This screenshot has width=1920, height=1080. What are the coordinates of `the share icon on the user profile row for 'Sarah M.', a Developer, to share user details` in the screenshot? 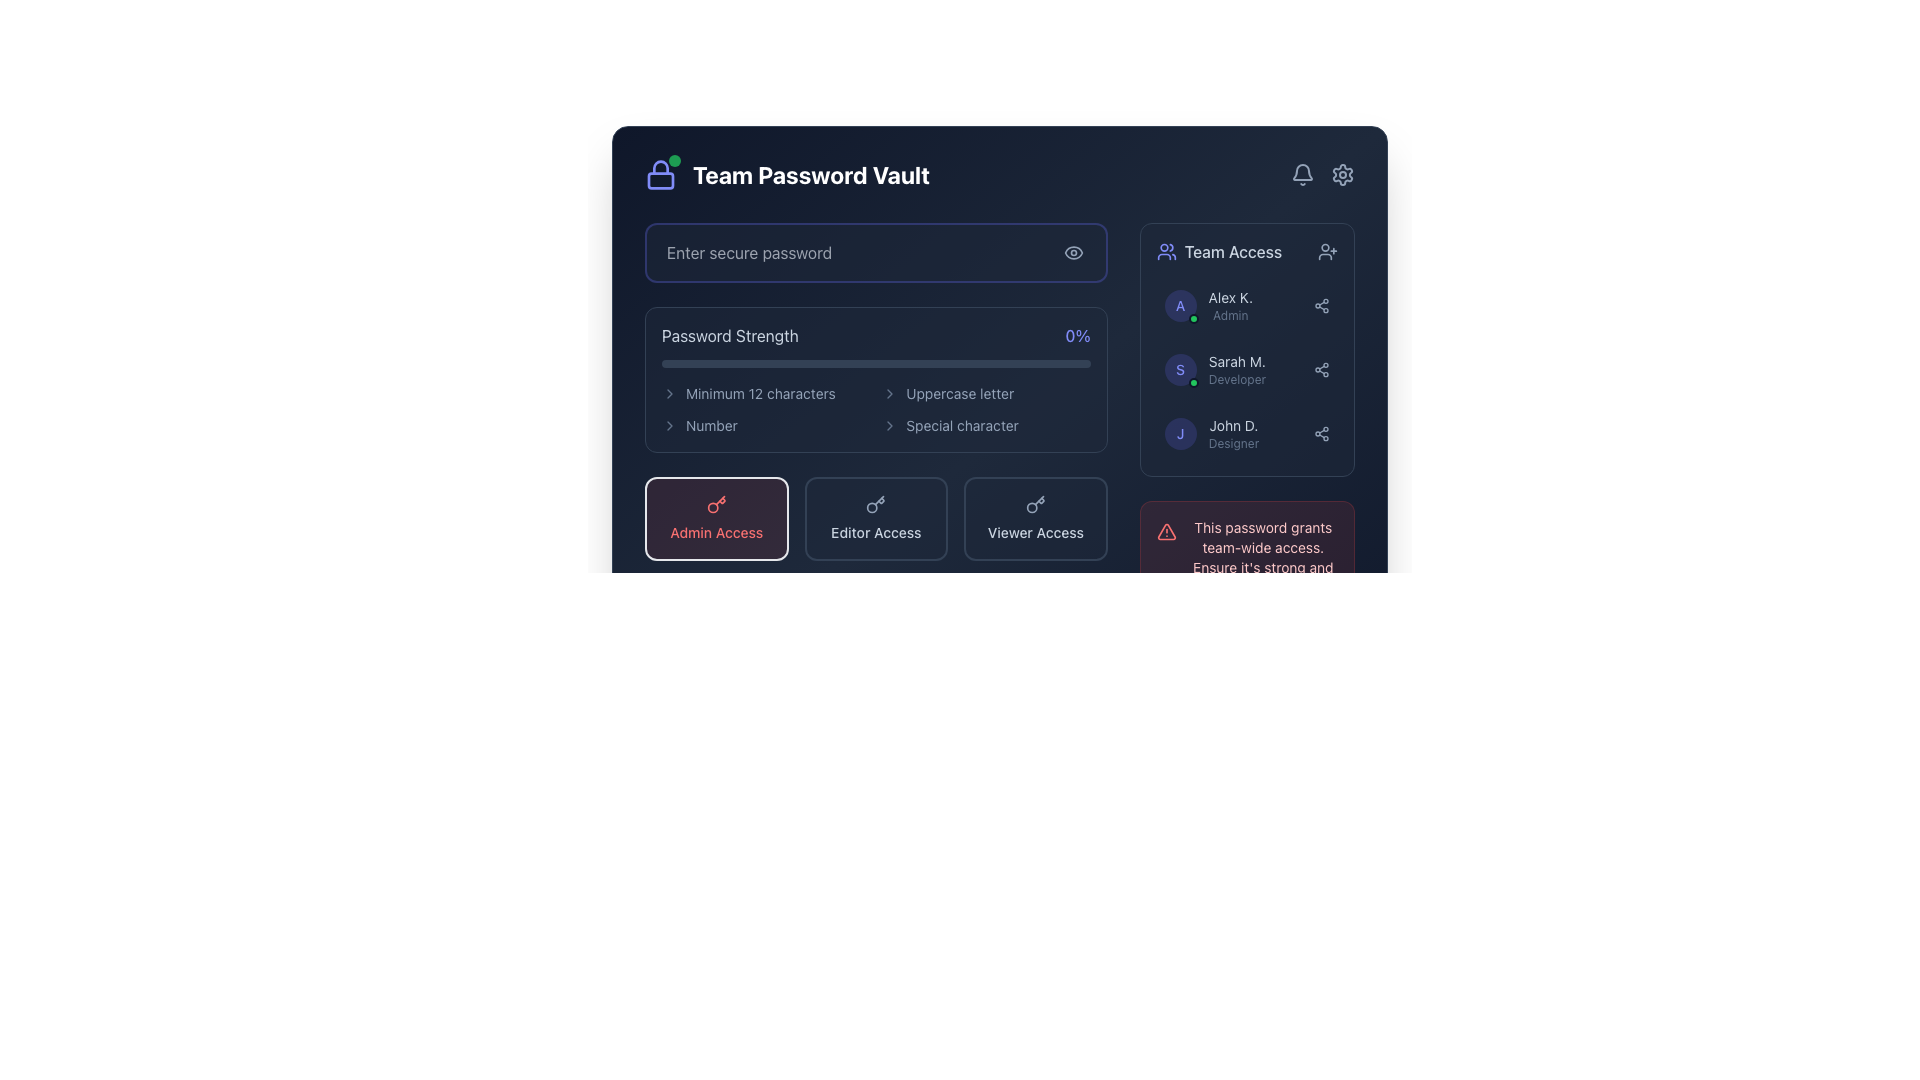 It's located at (1246, 370).